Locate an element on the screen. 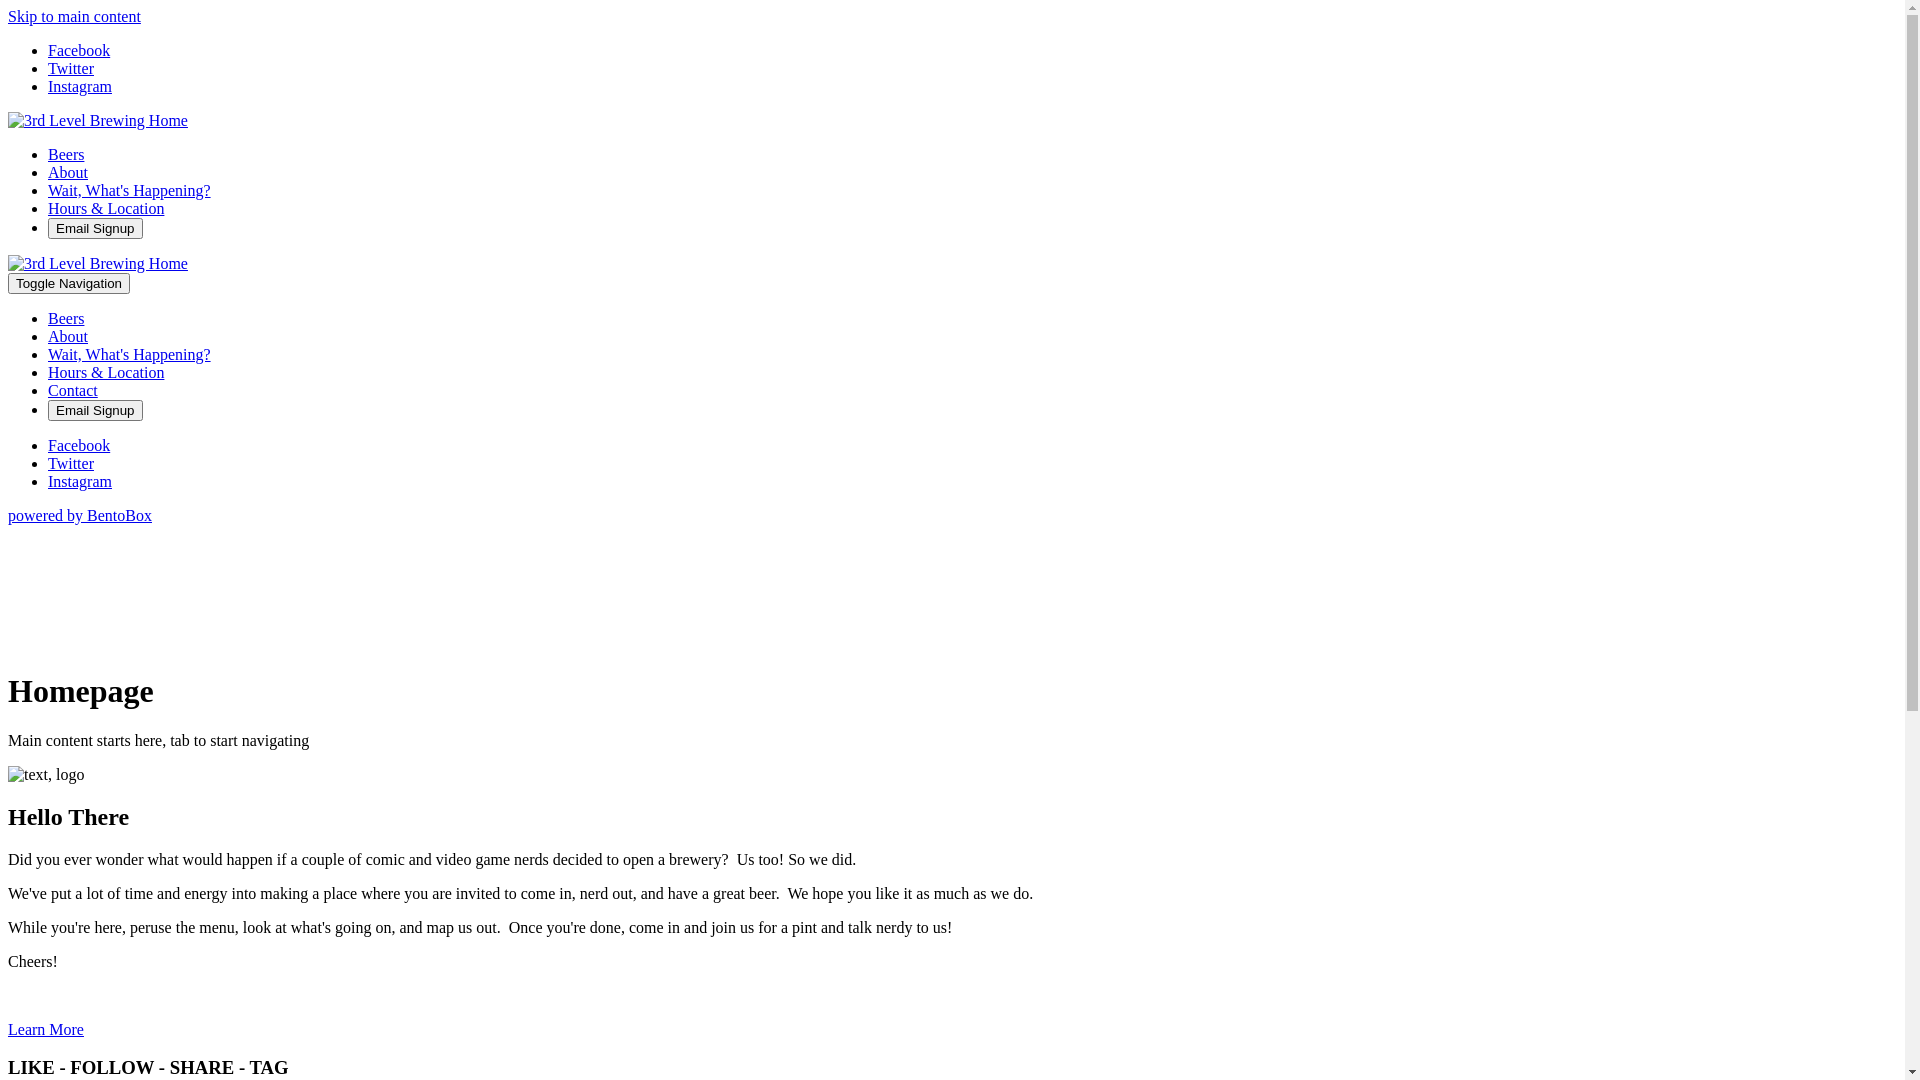  'About' is located at coordinates (67, 171).